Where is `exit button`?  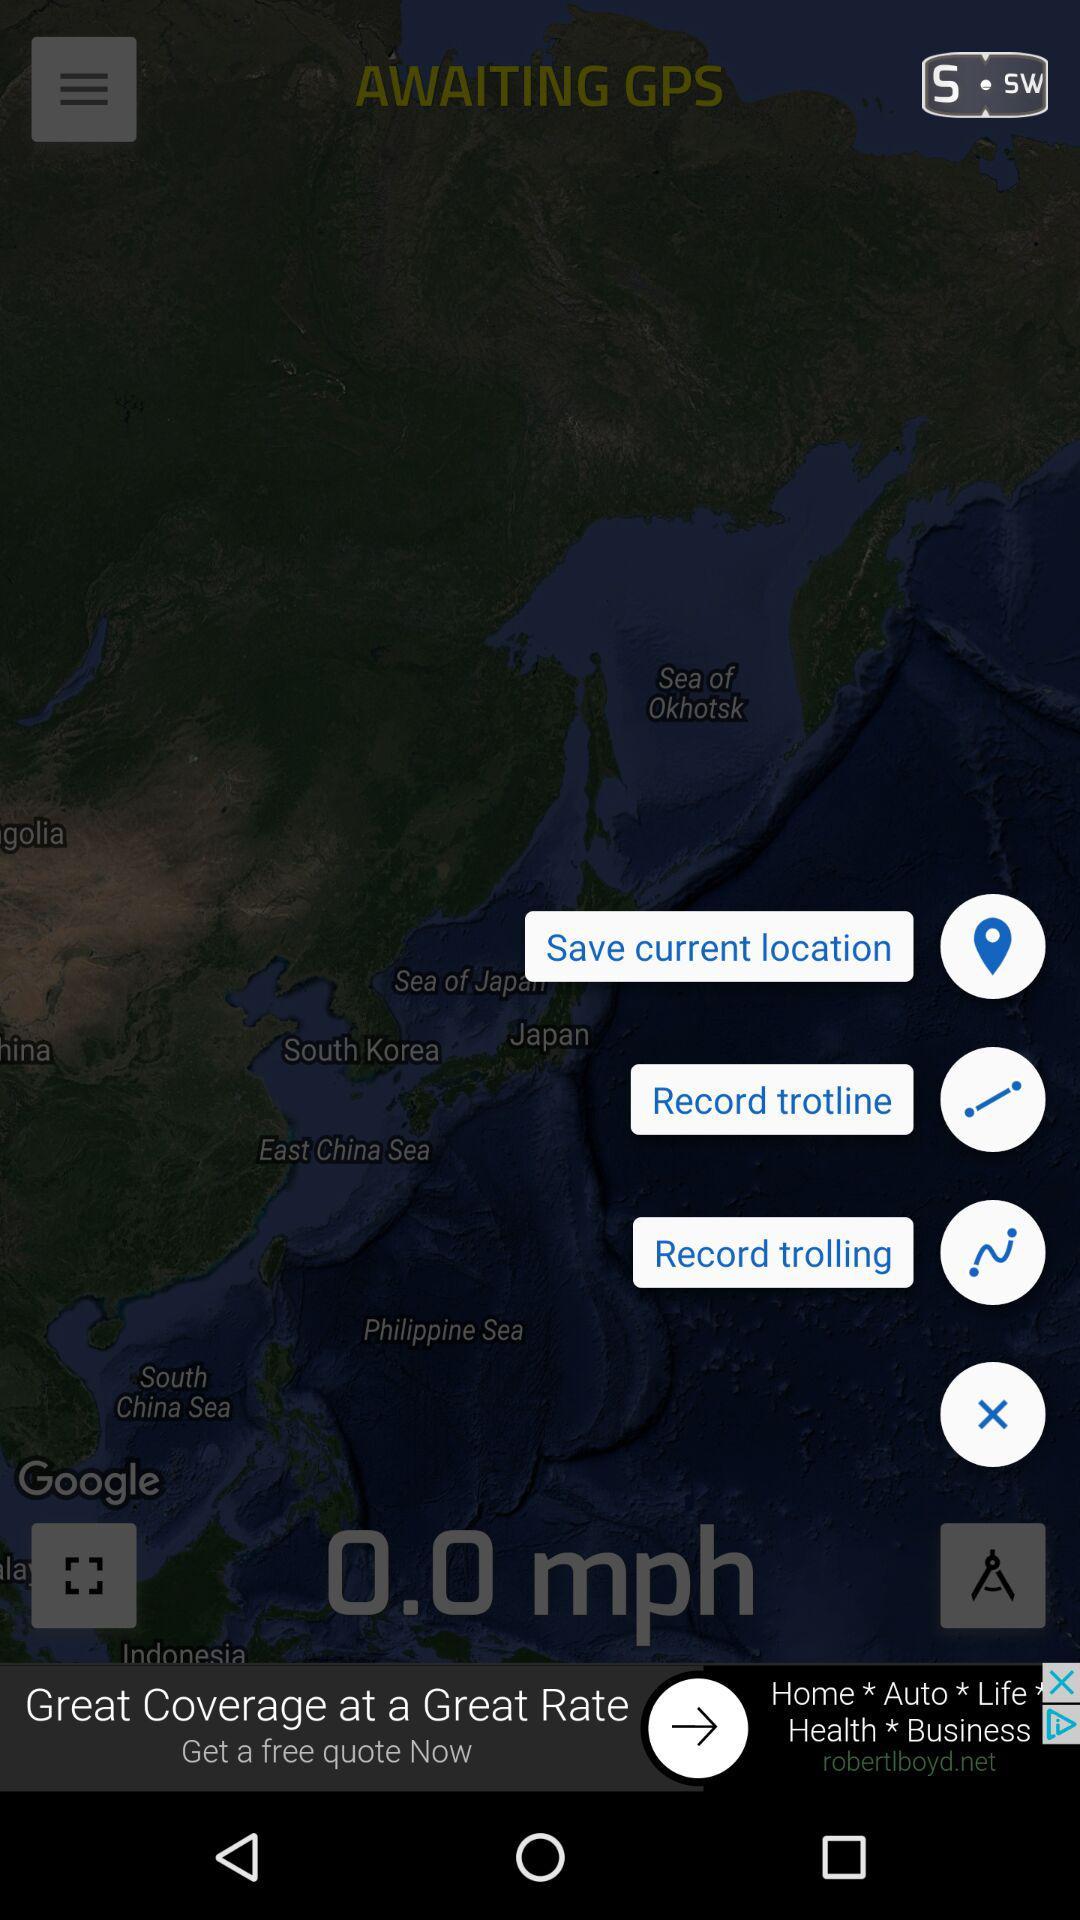 exit button is located at coordinates (992, 1413).